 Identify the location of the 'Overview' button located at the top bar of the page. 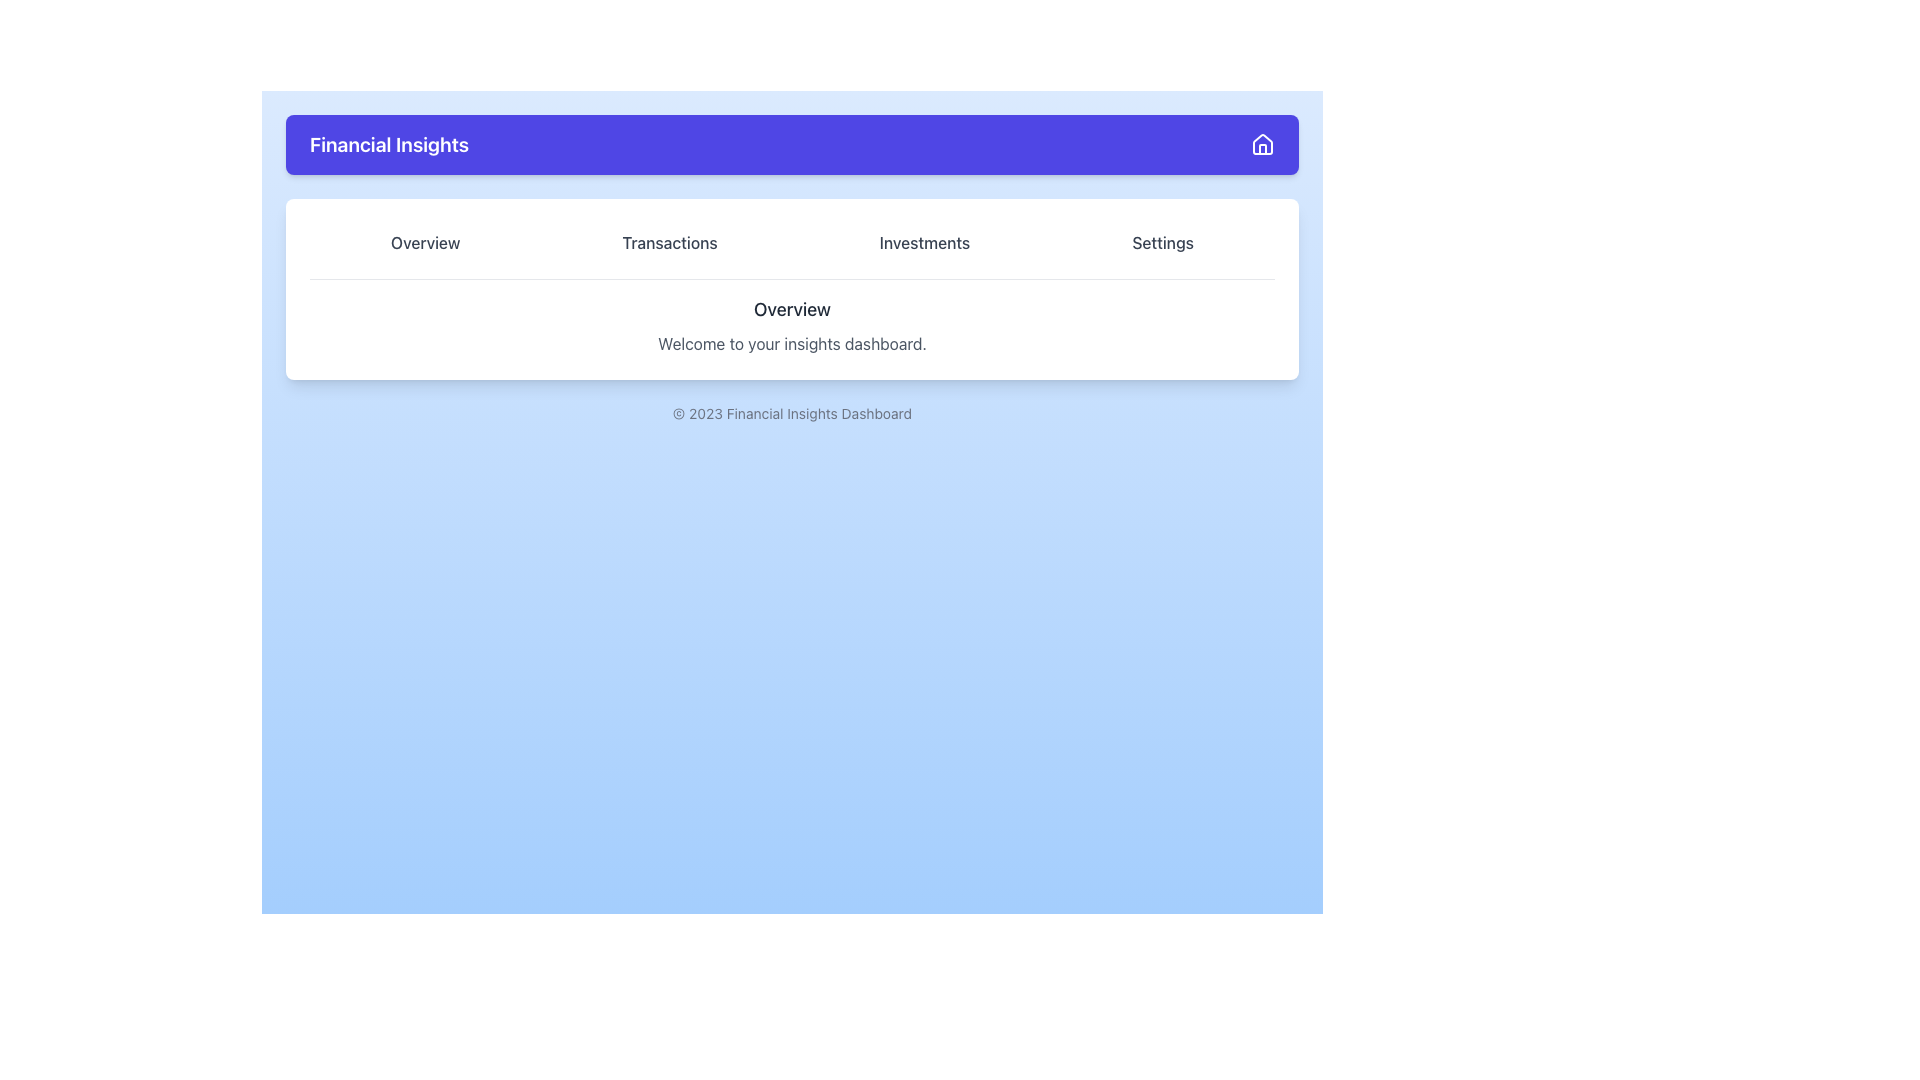
(424, 242).